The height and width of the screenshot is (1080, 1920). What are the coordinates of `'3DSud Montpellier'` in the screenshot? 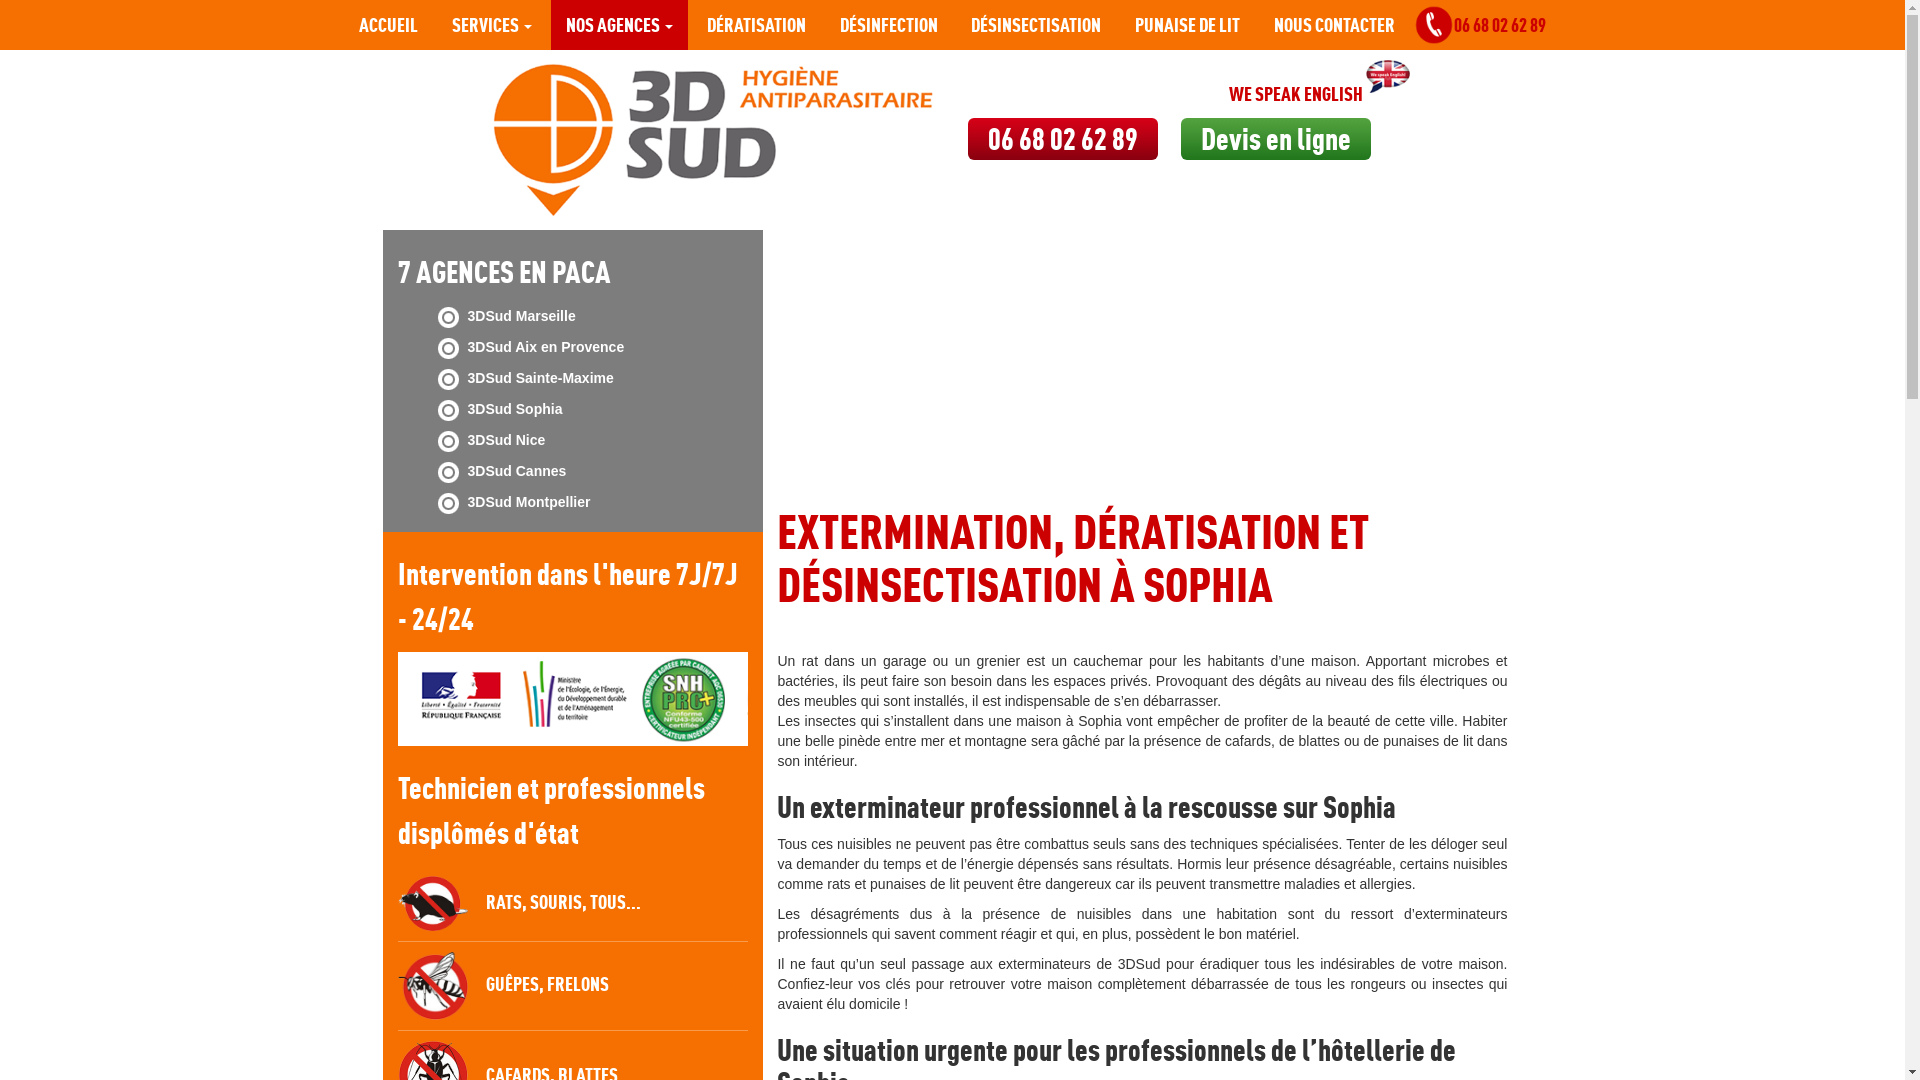 It's located at (529, 500).